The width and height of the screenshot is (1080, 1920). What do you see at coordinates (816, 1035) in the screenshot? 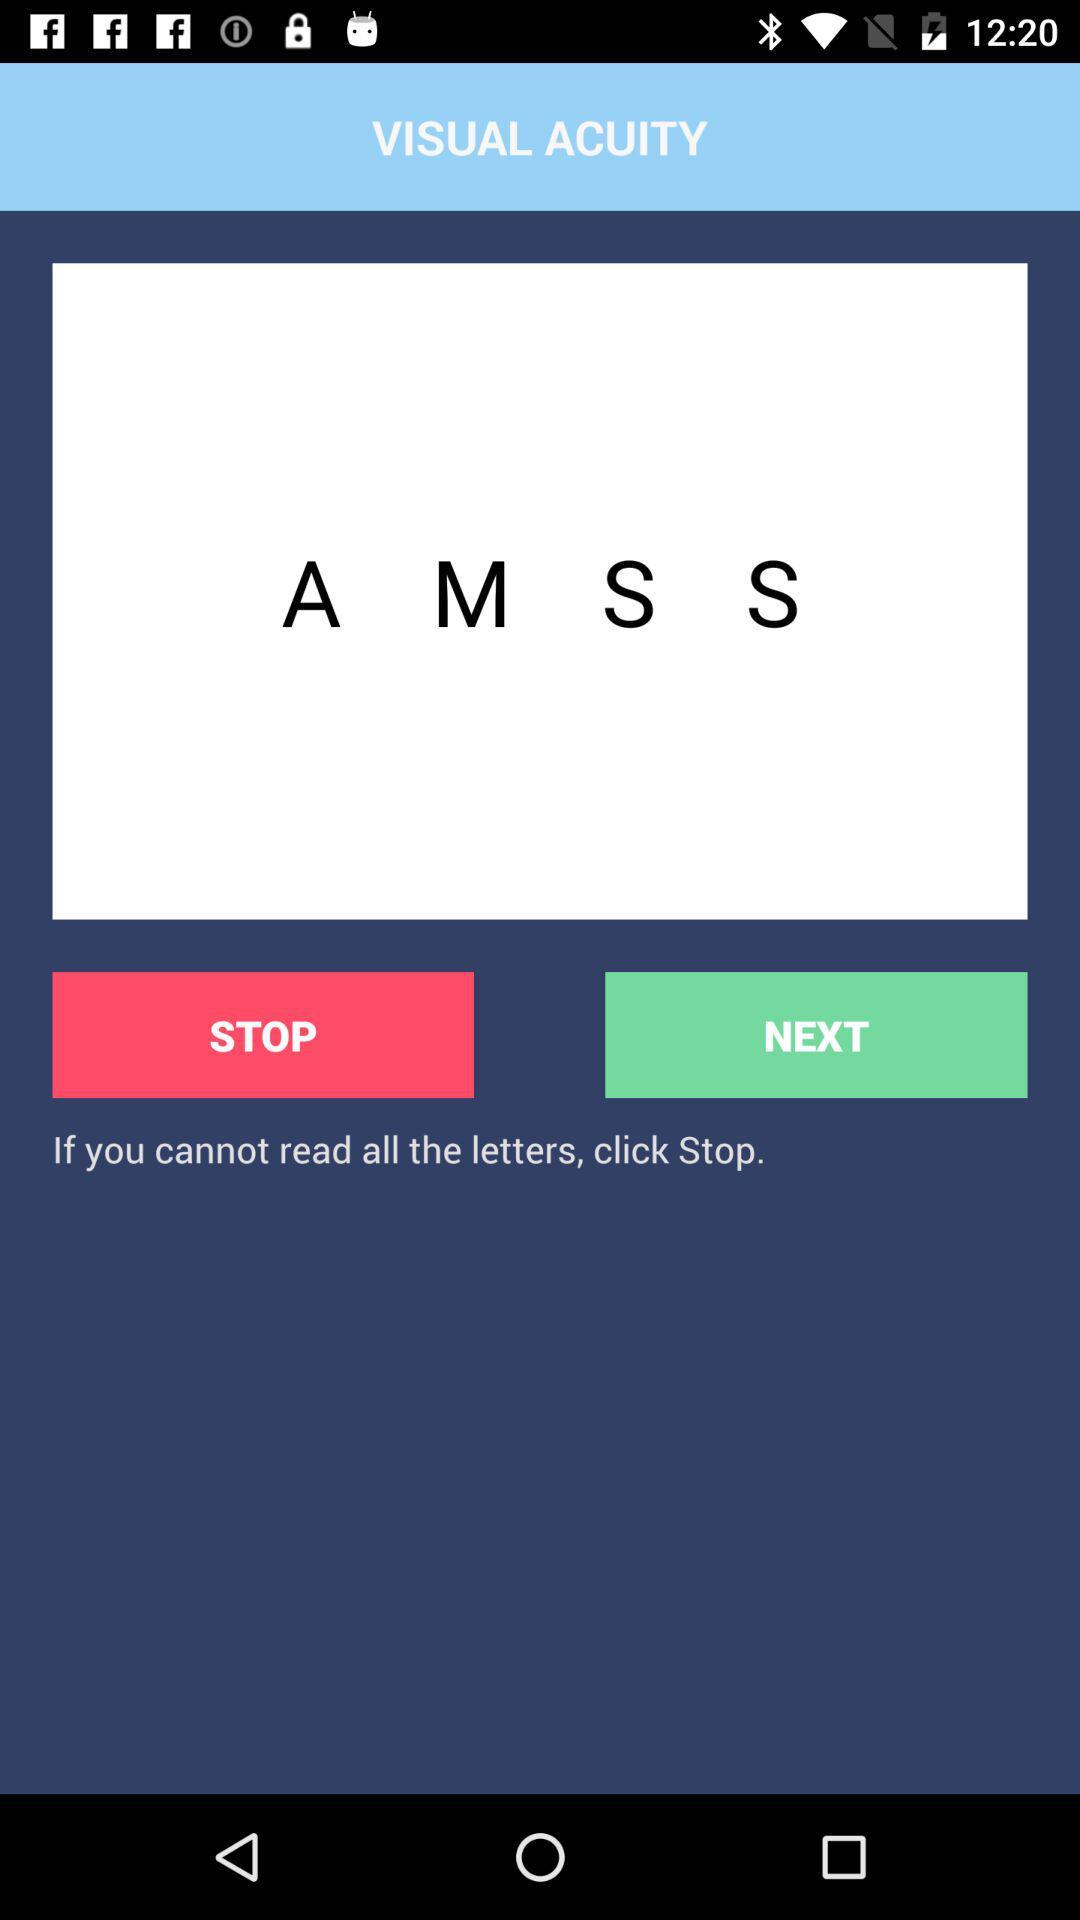
I see `next on the right` at bounding box center [816, 1035].